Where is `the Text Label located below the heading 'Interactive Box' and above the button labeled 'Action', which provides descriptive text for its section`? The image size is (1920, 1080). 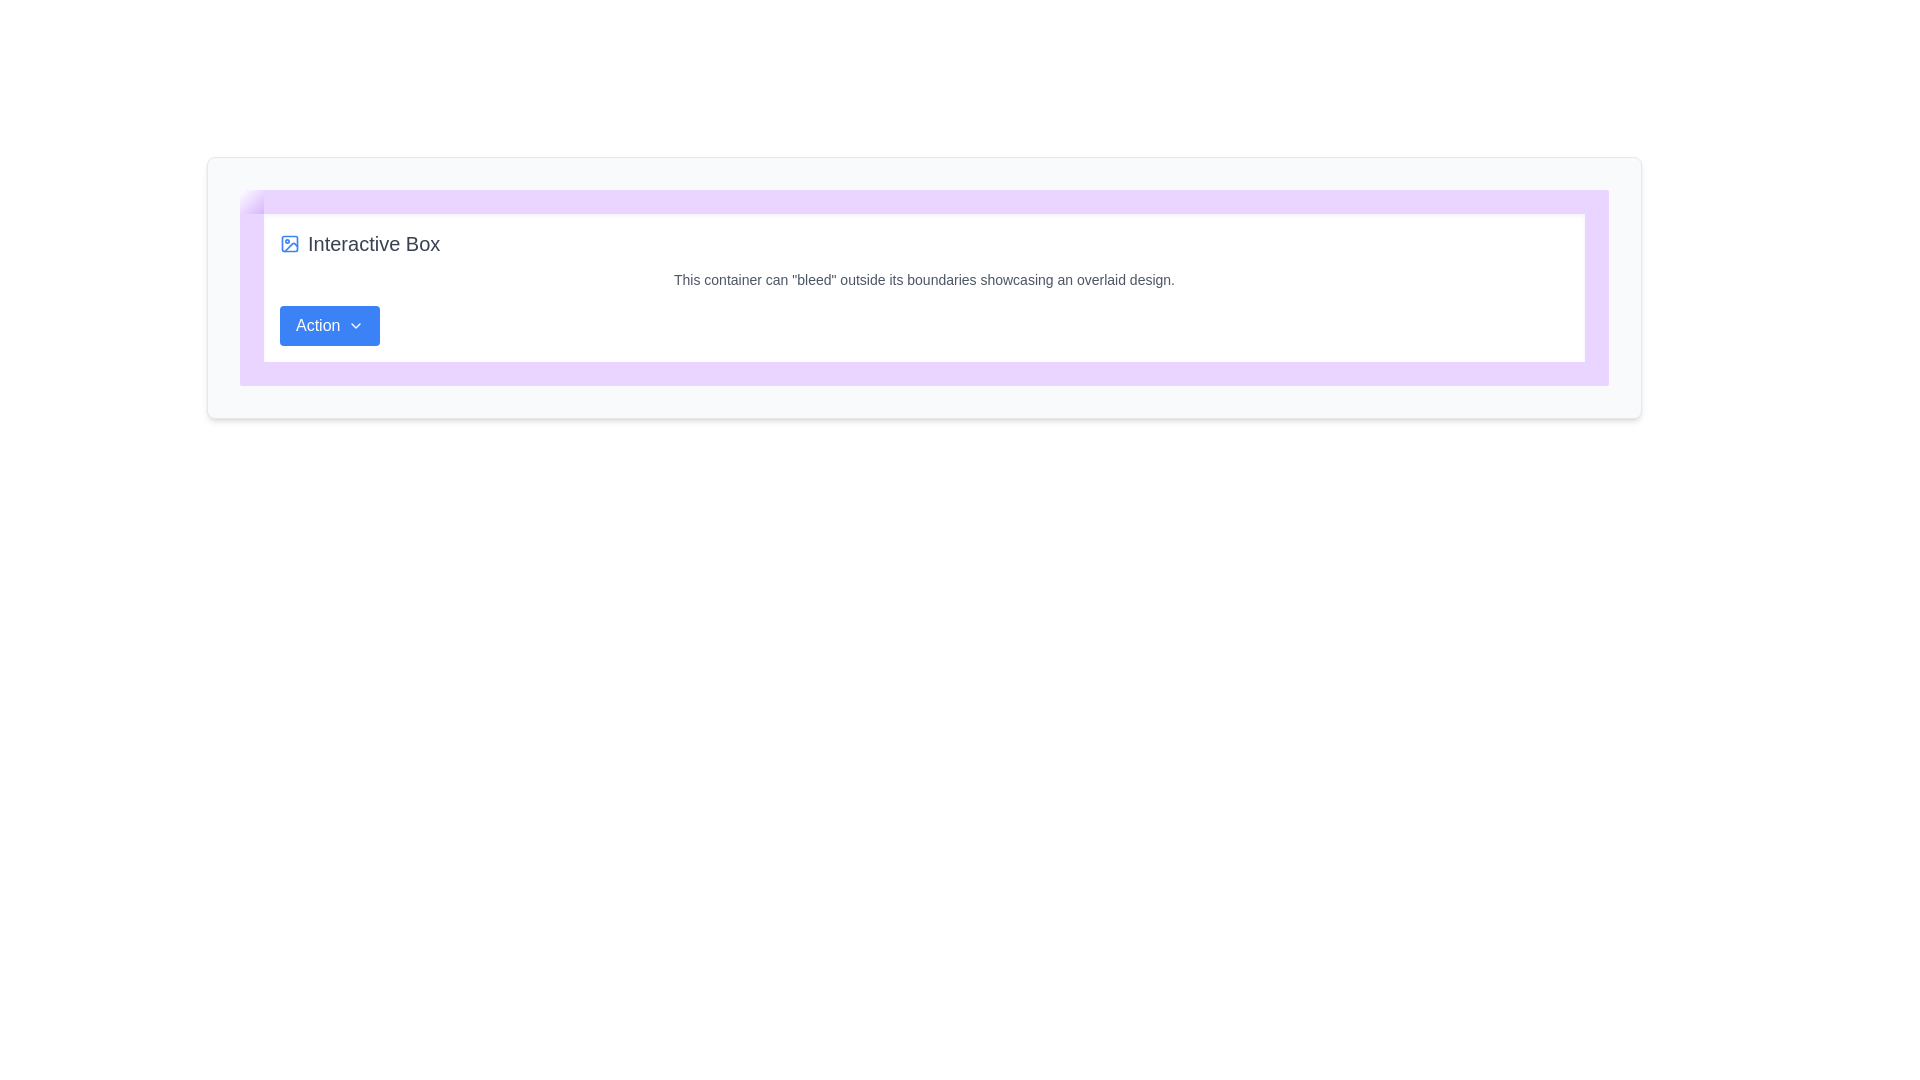 the Text Label located below the heading 'Interactive Box' and above the button labeled 'Action', which provides descriptive text for its section is located at coordinates (923, 280).